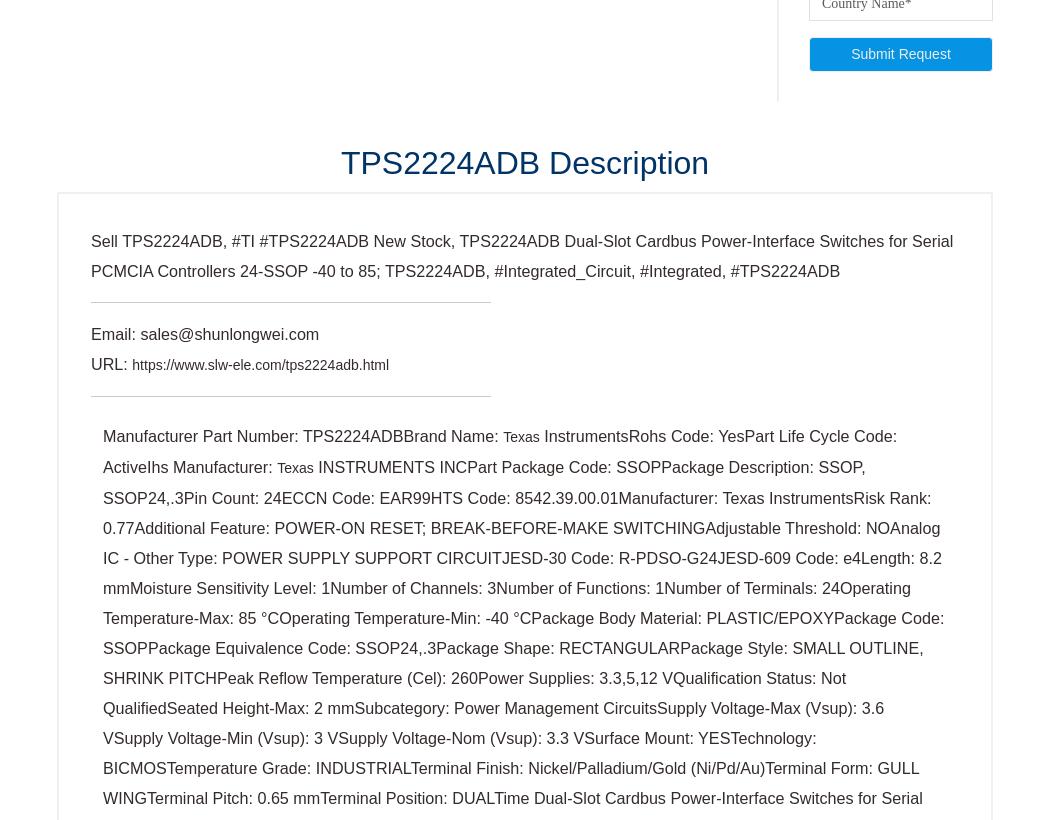 This screenshot has width=1050, height=820. Describe the element at coordinates (404, 747) in the screenshot. I see `'FP15R12KT3'` at that location.